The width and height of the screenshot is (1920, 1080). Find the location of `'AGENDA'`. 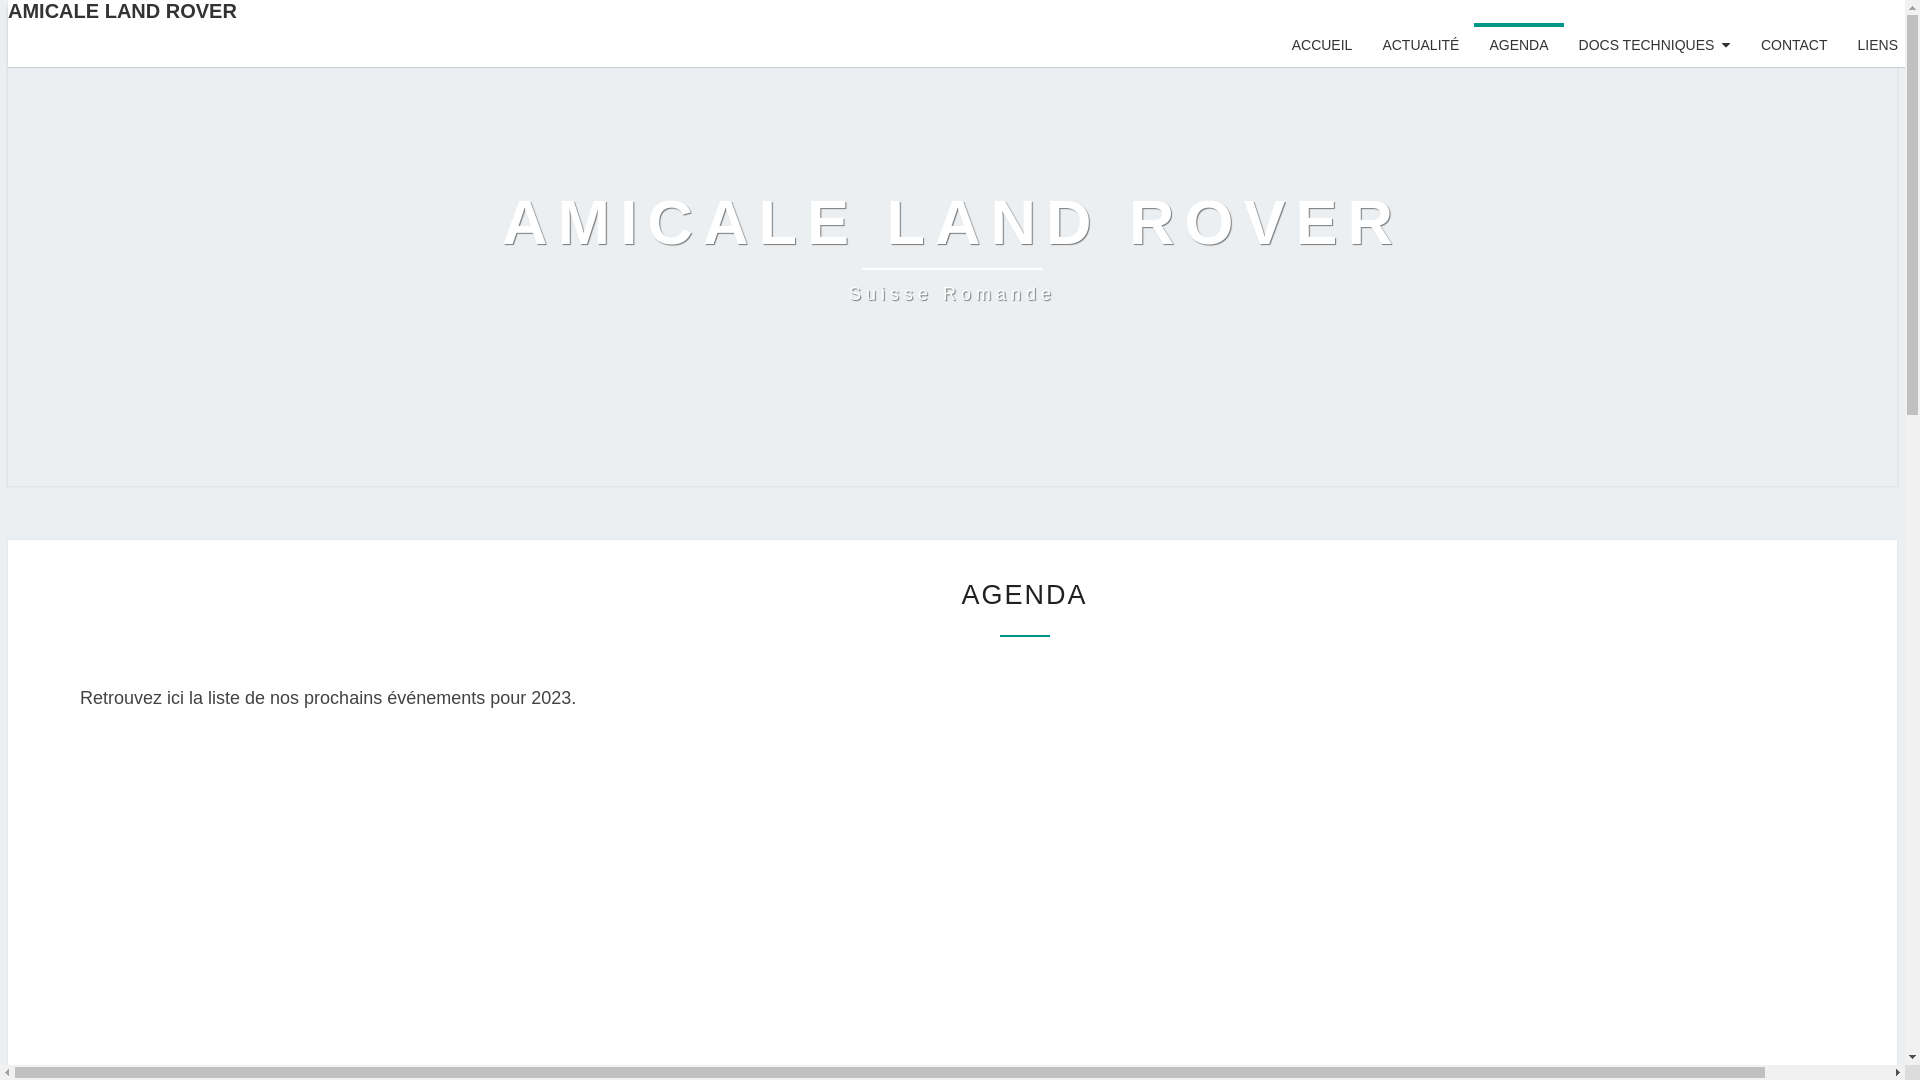

'AGENDA' is located at coordinates (1518, 45).